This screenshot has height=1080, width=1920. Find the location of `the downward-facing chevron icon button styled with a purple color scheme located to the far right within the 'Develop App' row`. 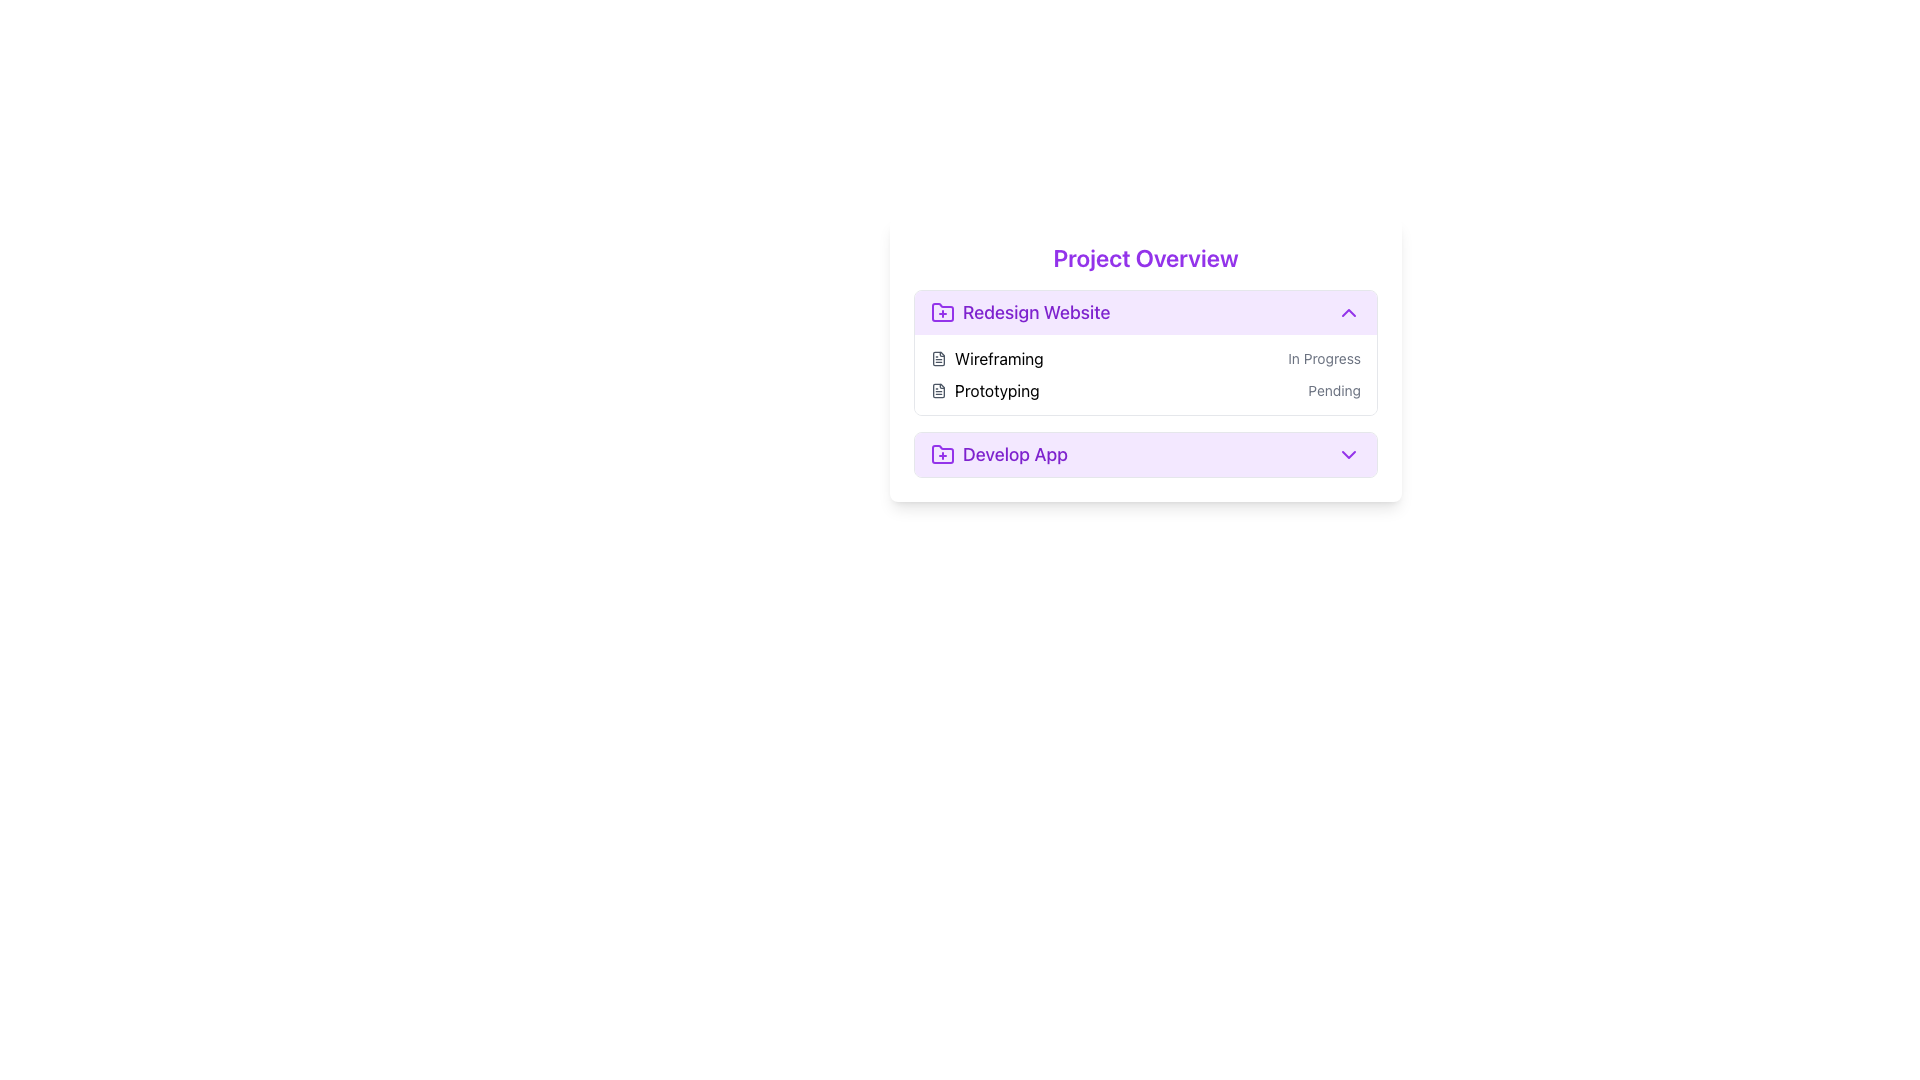

the downward-facing chevron icon button styled with a purple color scheme located to the far right within the 'Develop App' row is located at coordinates (1348, 455).